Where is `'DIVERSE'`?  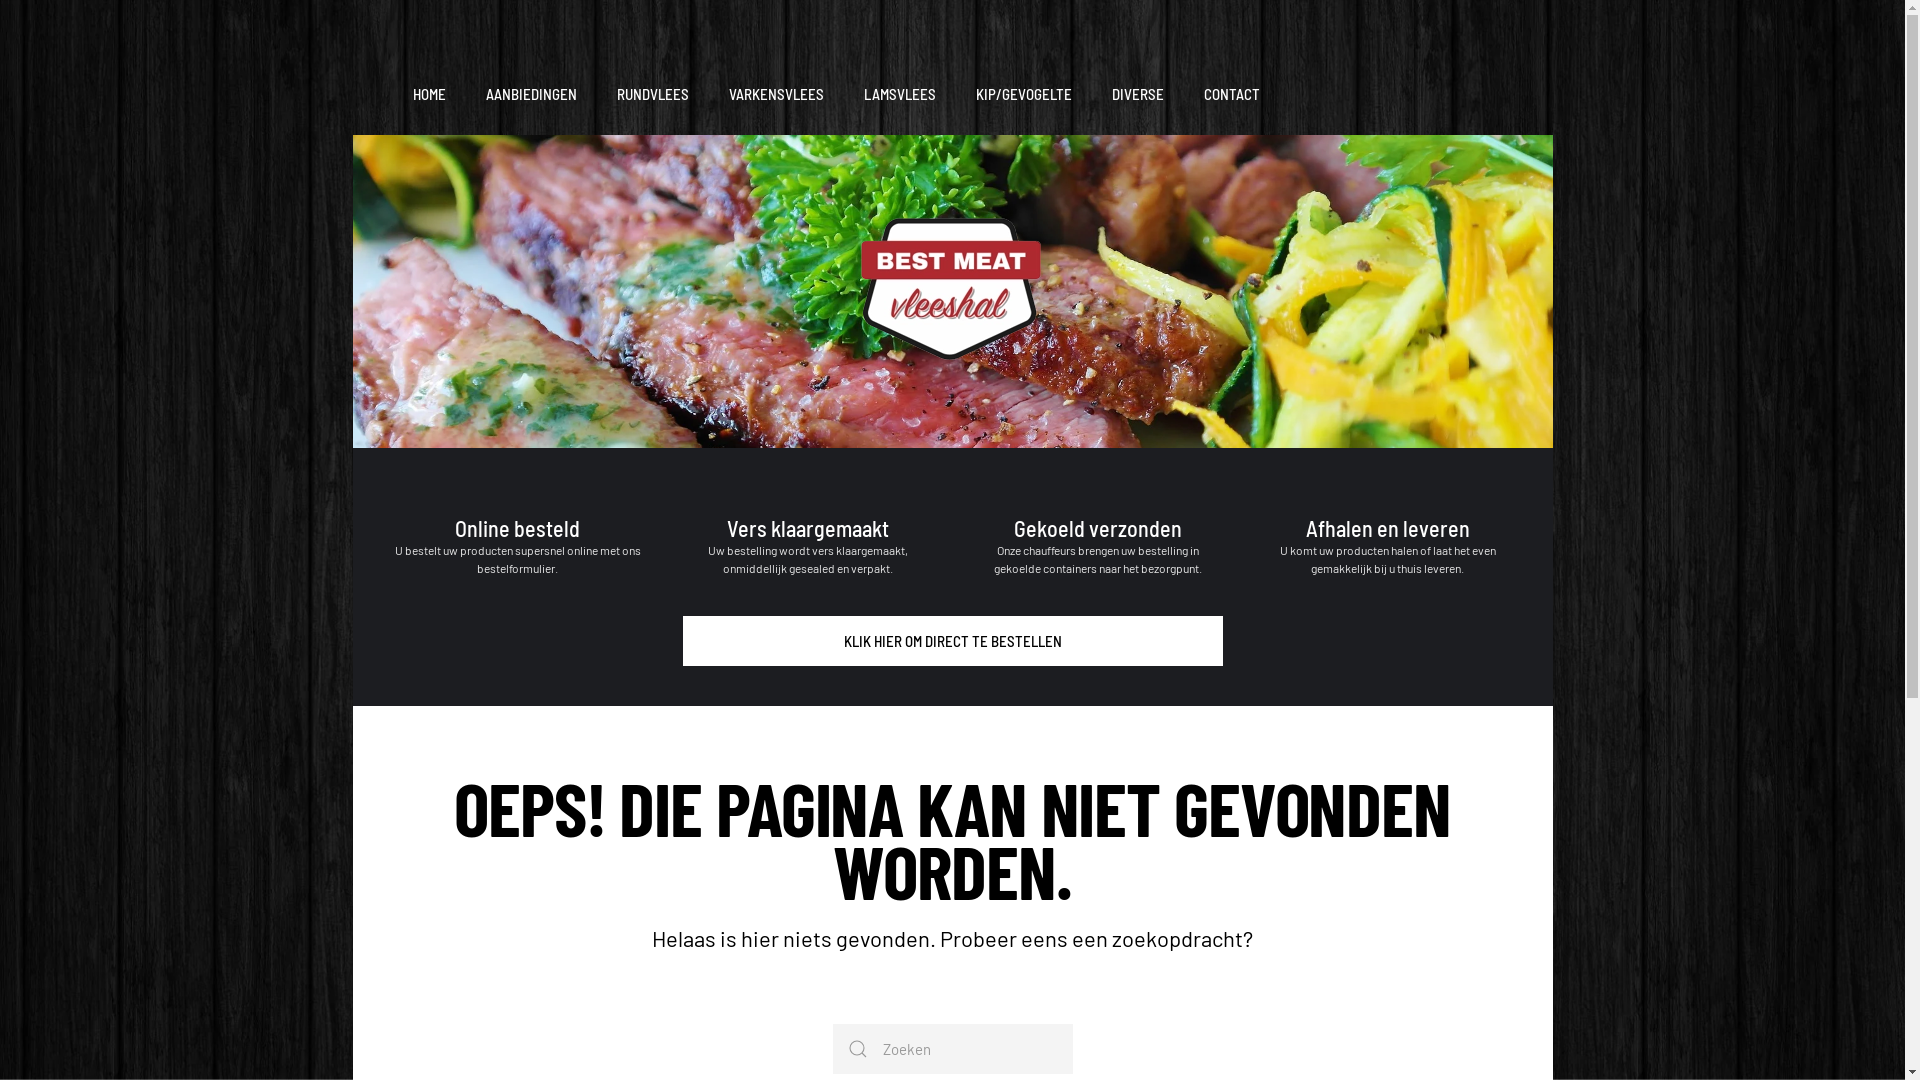 'DIVERSE' is located at coordinates (1137, 95).